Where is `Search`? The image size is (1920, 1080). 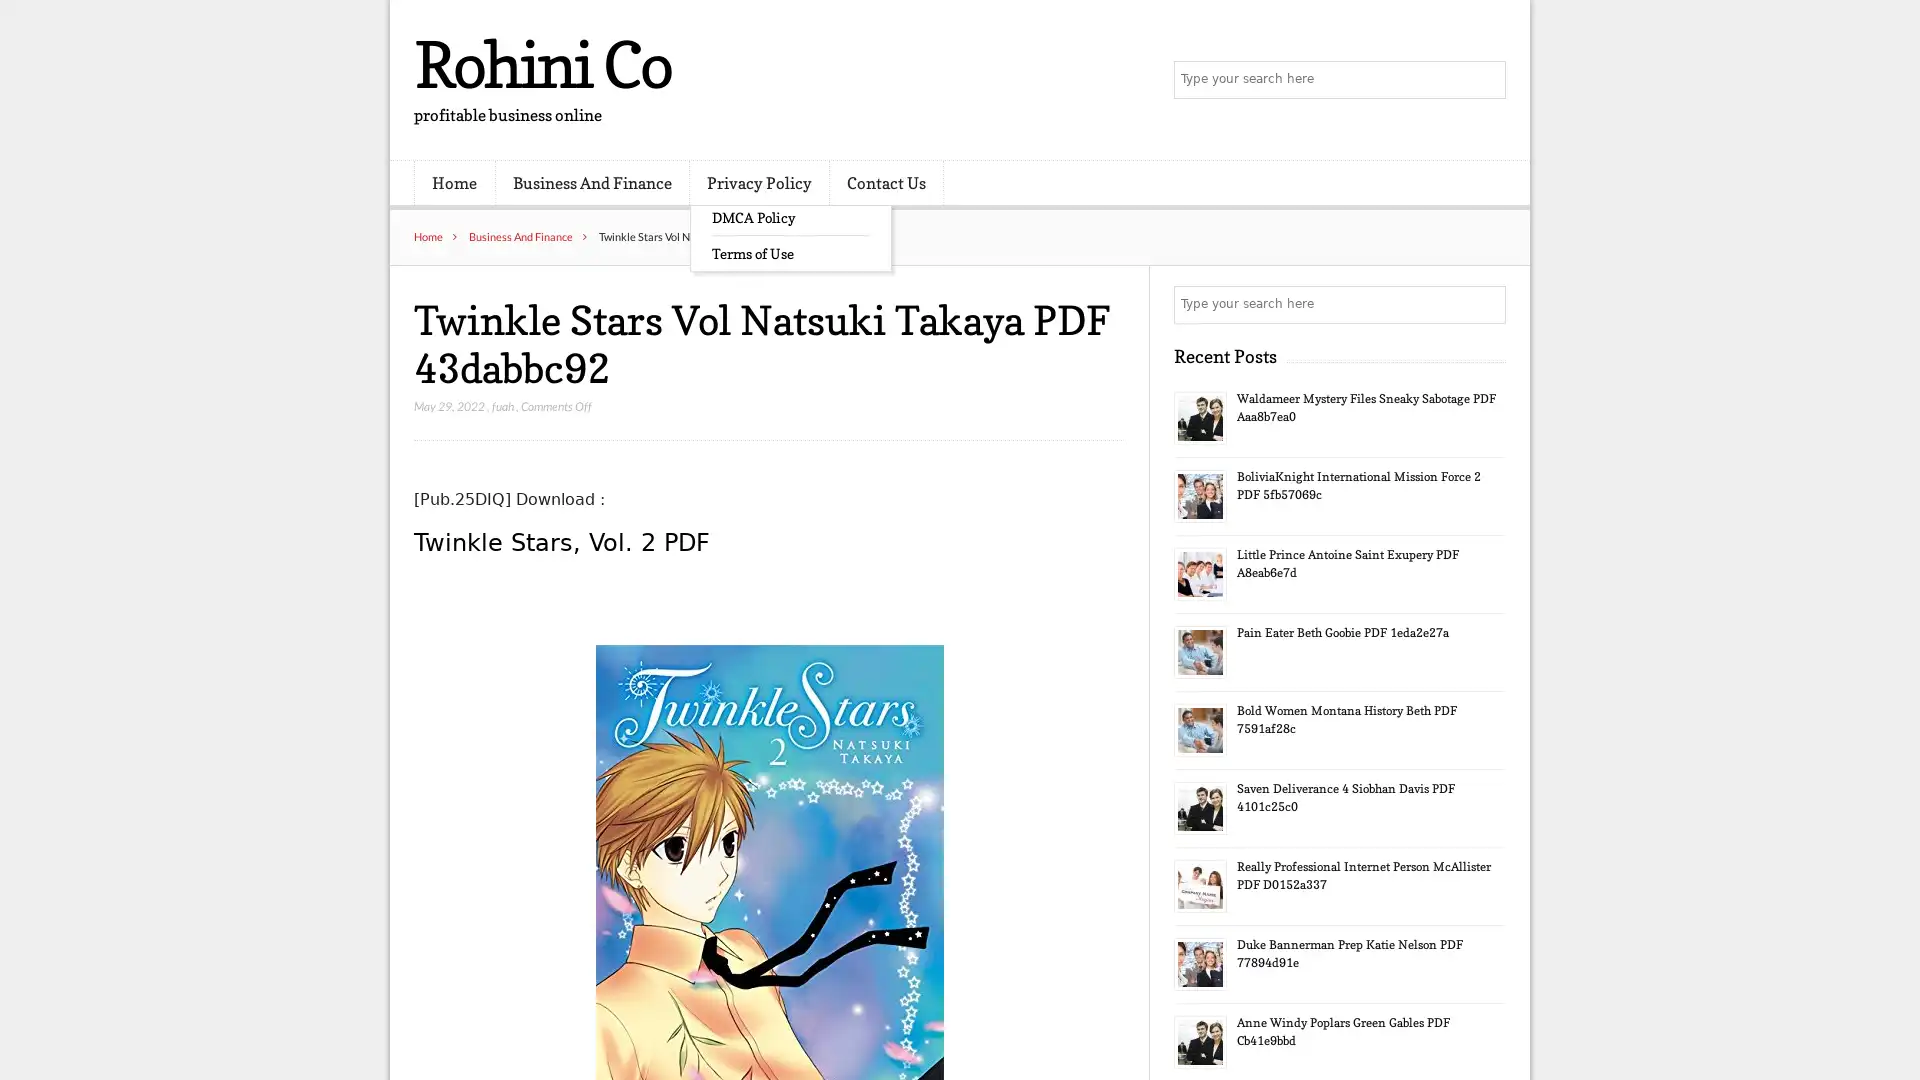 Search is located at coordinates (1485, 80).